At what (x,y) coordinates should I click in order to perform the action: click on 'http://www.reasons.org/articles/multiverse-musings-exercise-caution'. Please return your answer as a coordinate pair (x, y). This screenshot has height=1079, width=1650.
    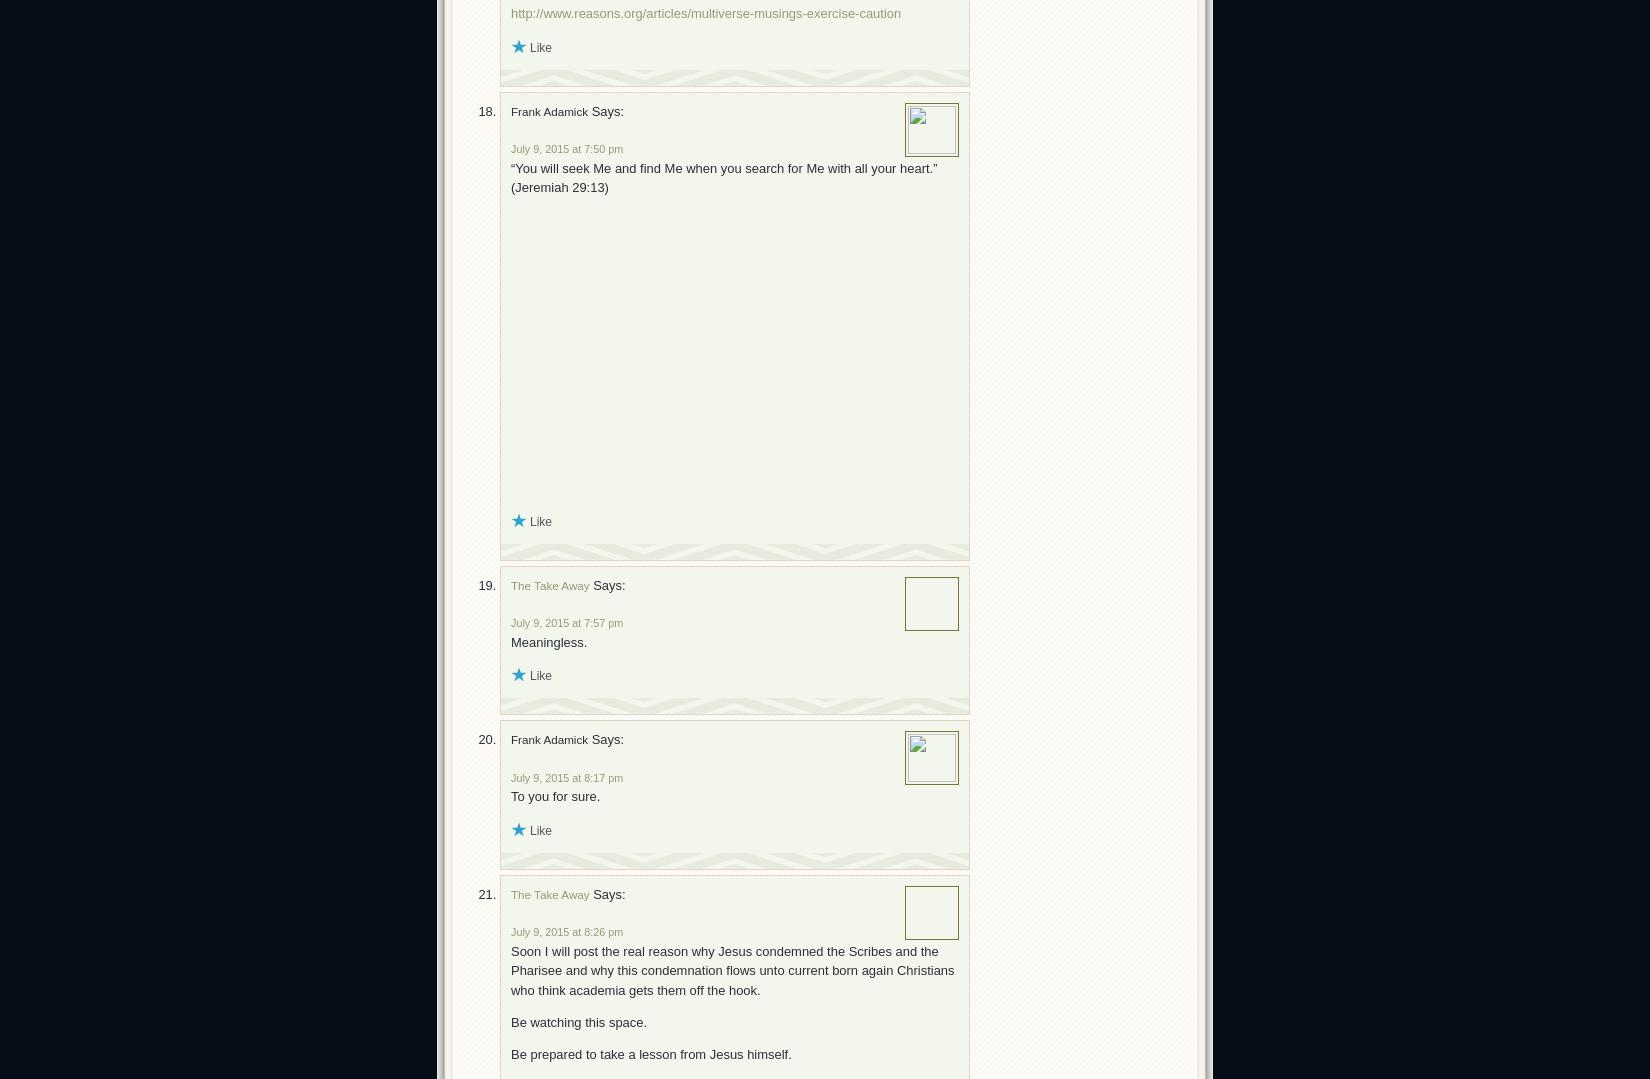
    Looking at the image, I should click on (705, 13).